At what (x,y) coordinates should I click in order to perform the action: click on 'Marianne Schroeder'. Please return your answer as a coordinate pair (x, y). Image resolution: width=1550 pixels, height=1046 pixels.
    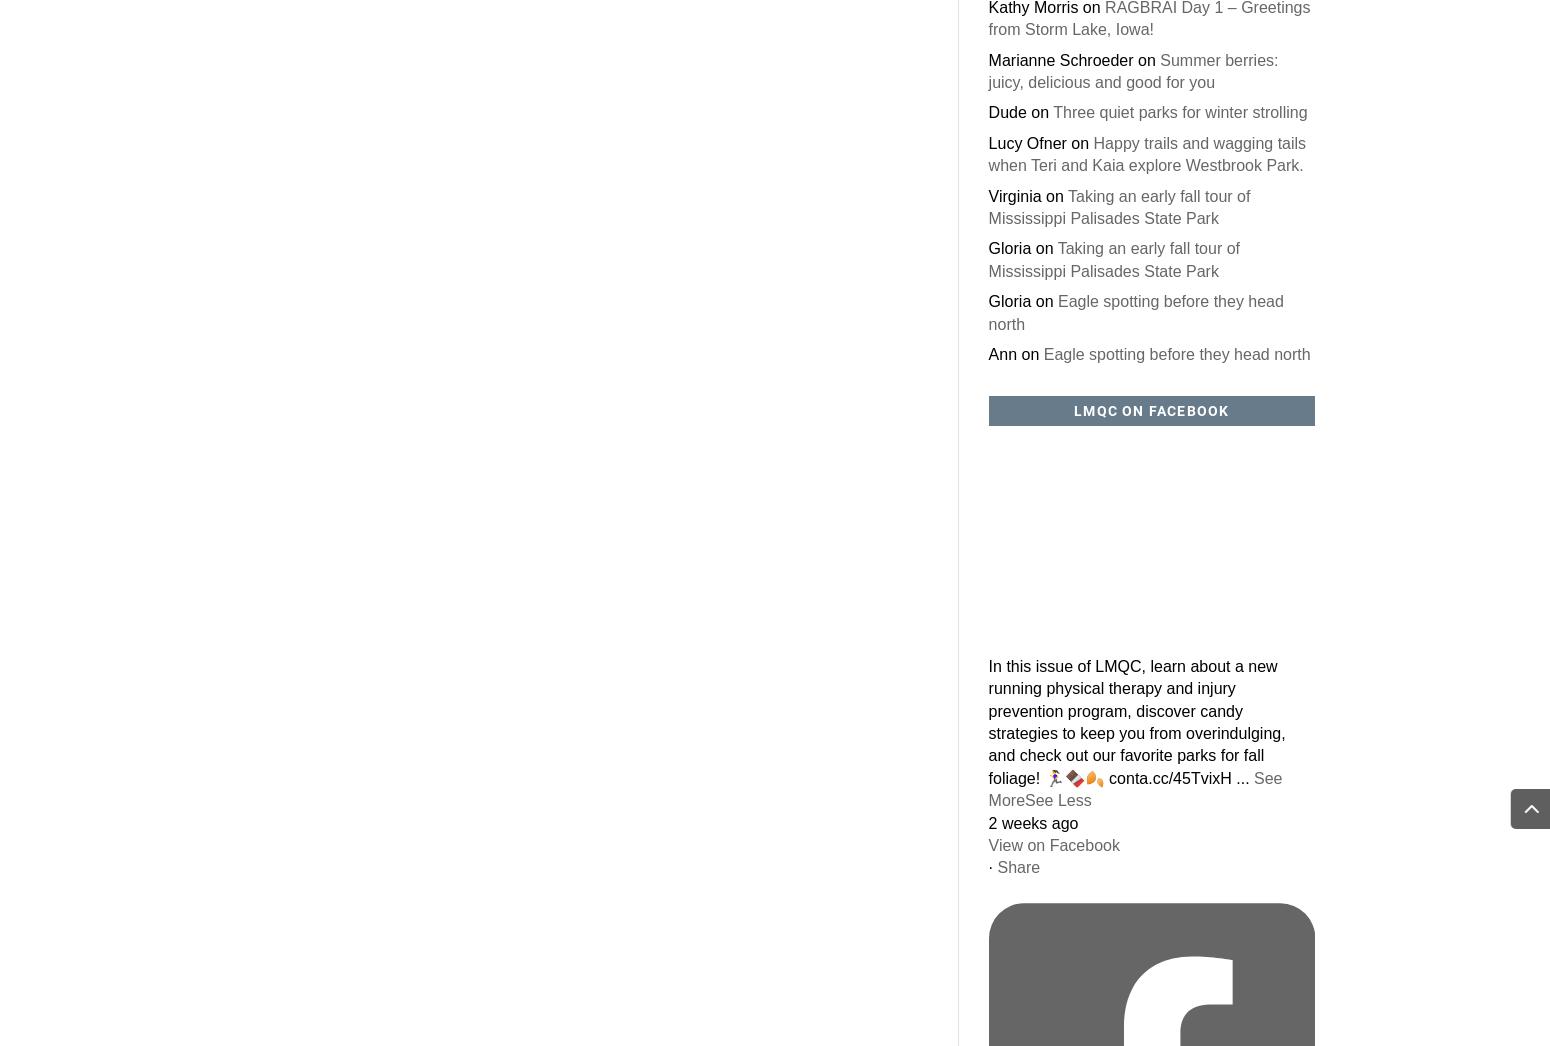
    Looking at the image, I should click on (986, 59).